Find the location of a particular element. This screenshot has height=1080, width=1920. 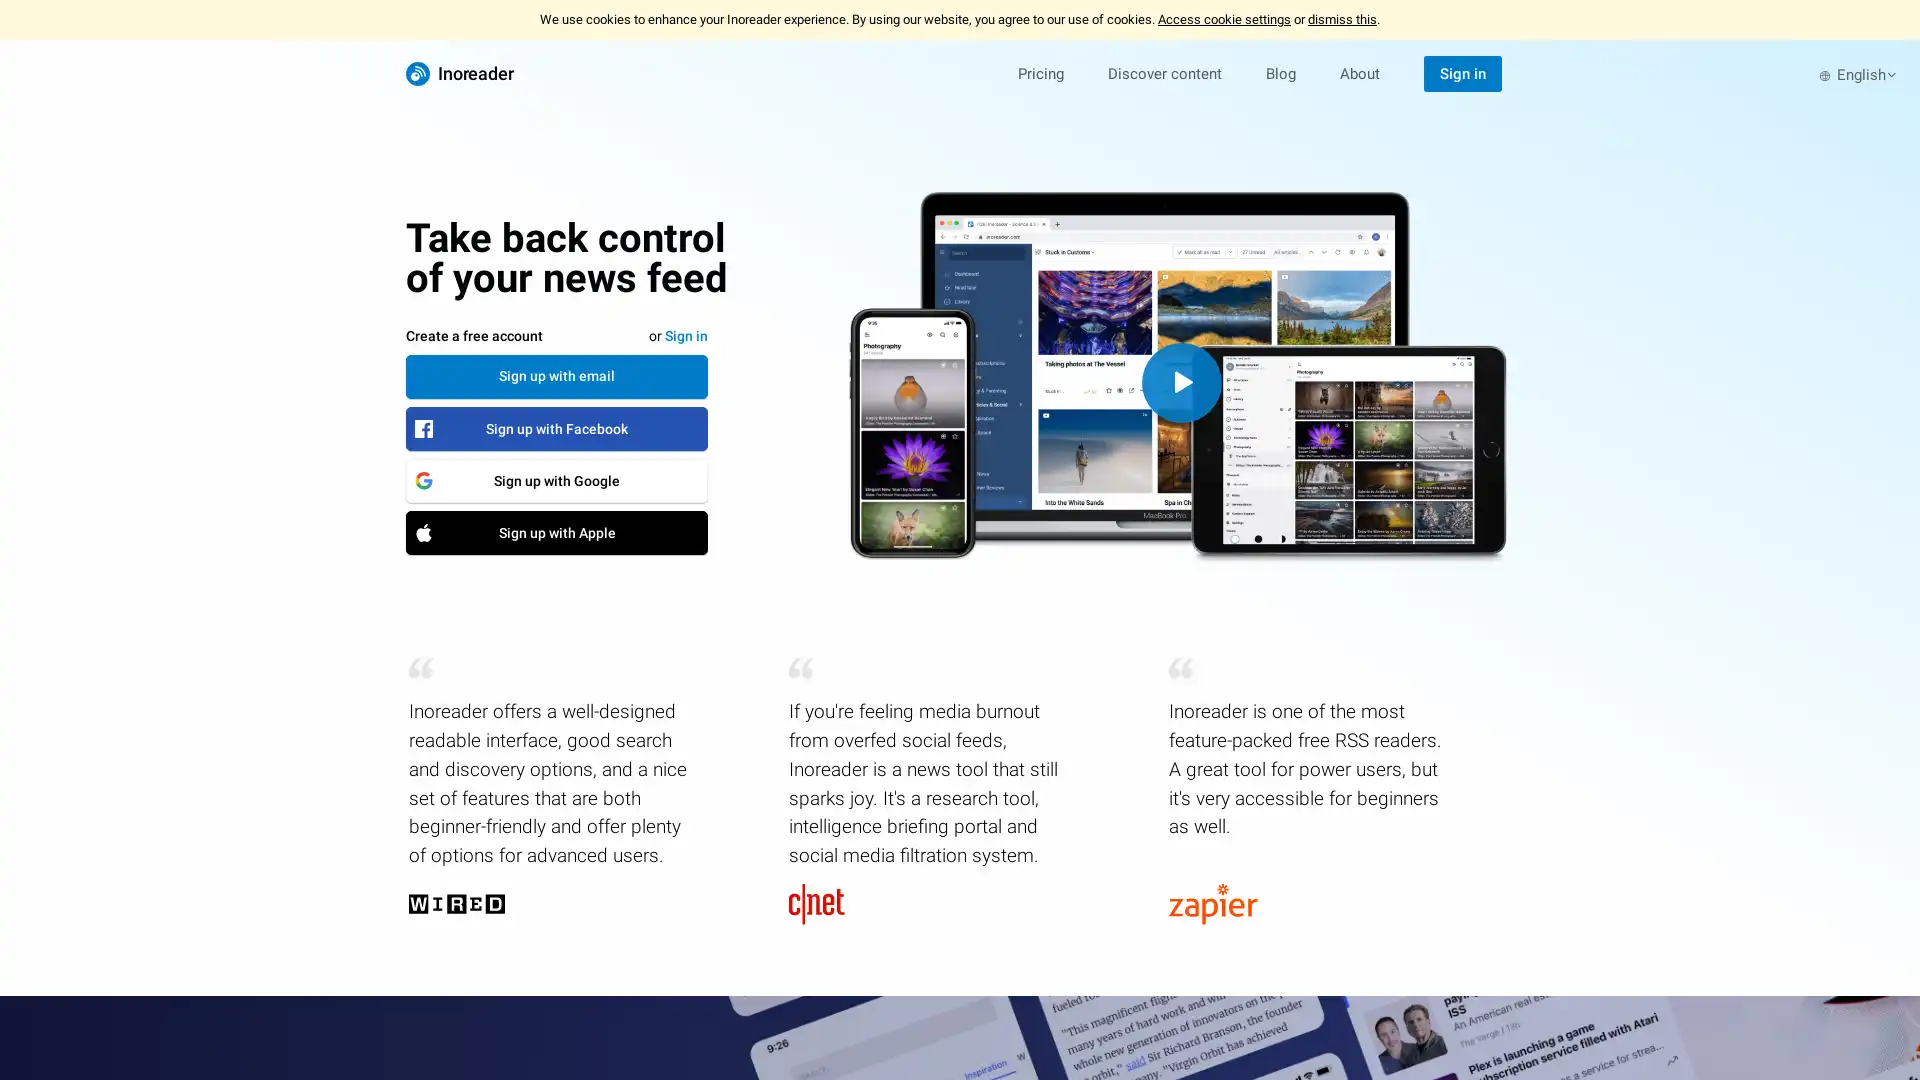

Sign up with Google is located at coordinates (556, 479).